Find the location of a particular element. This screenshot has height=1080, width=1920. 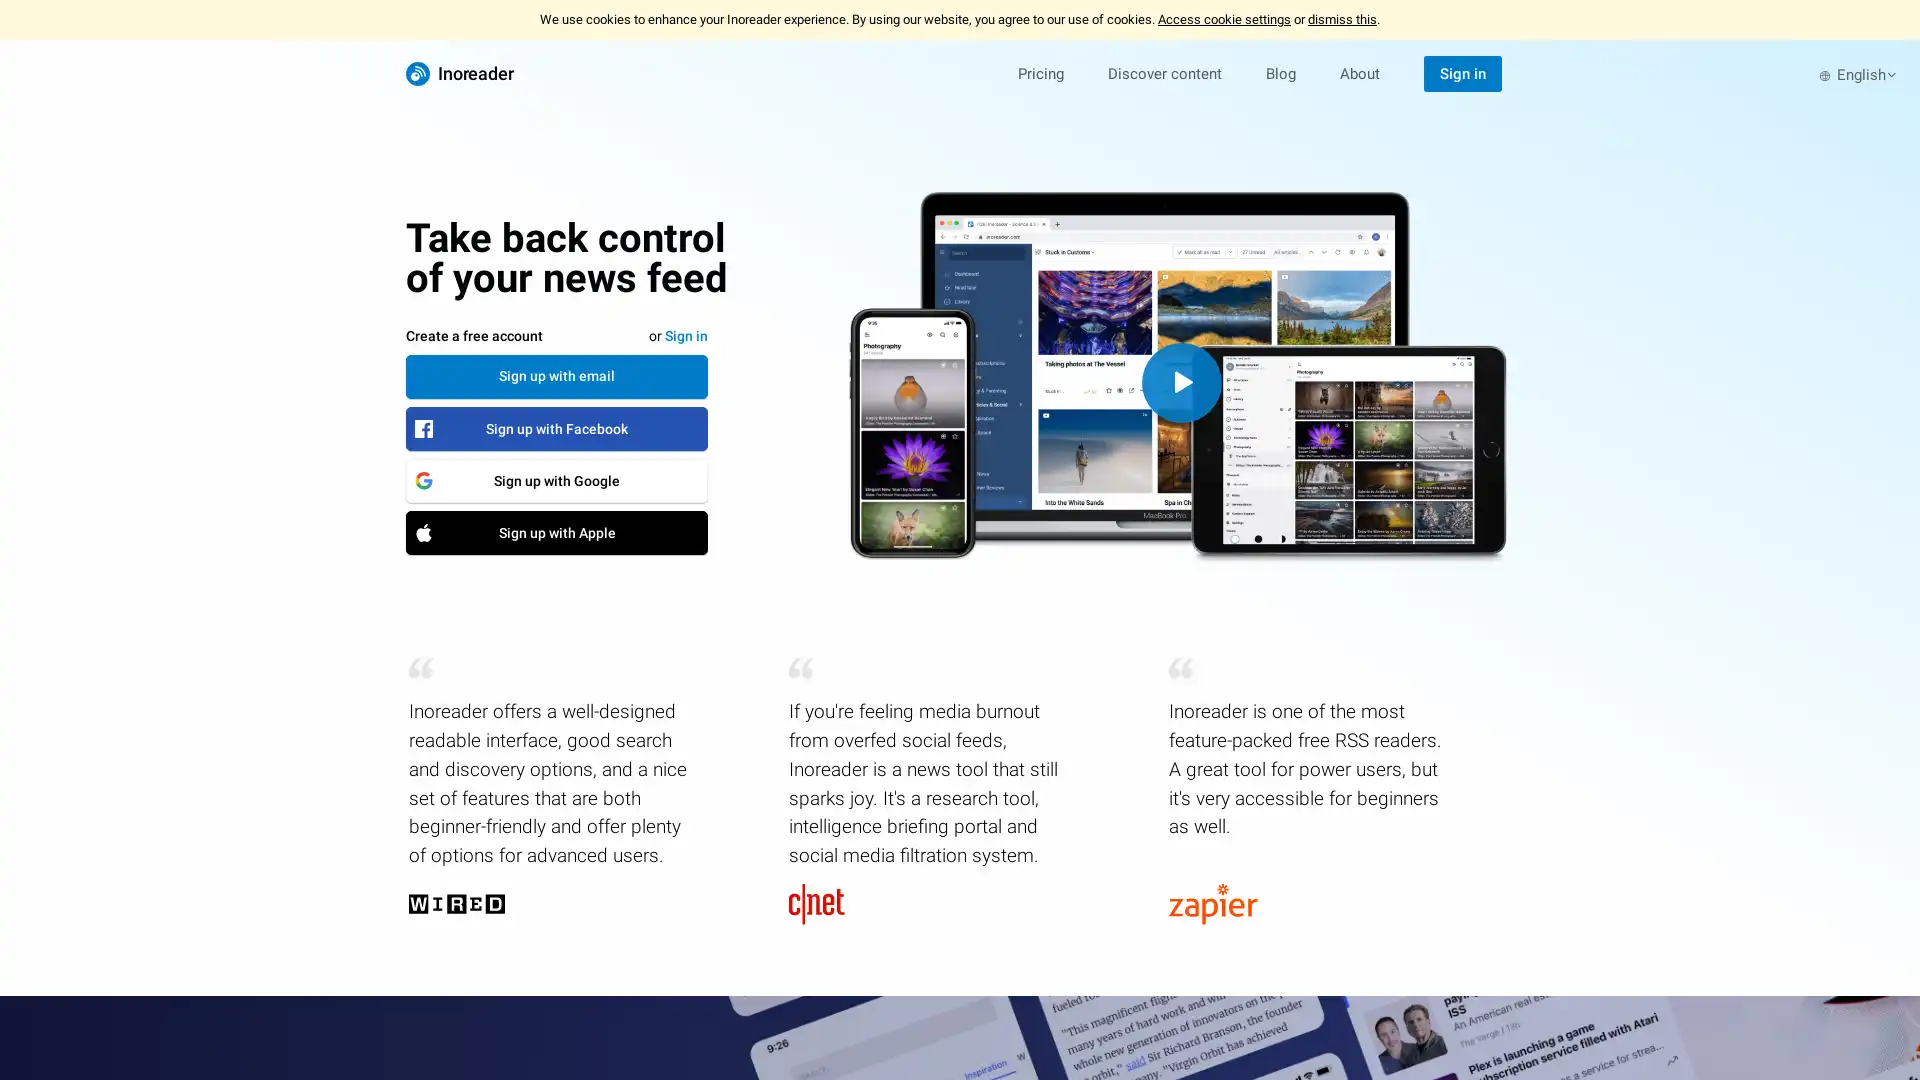

Sign up with Google is located at coordinates (556, 479).